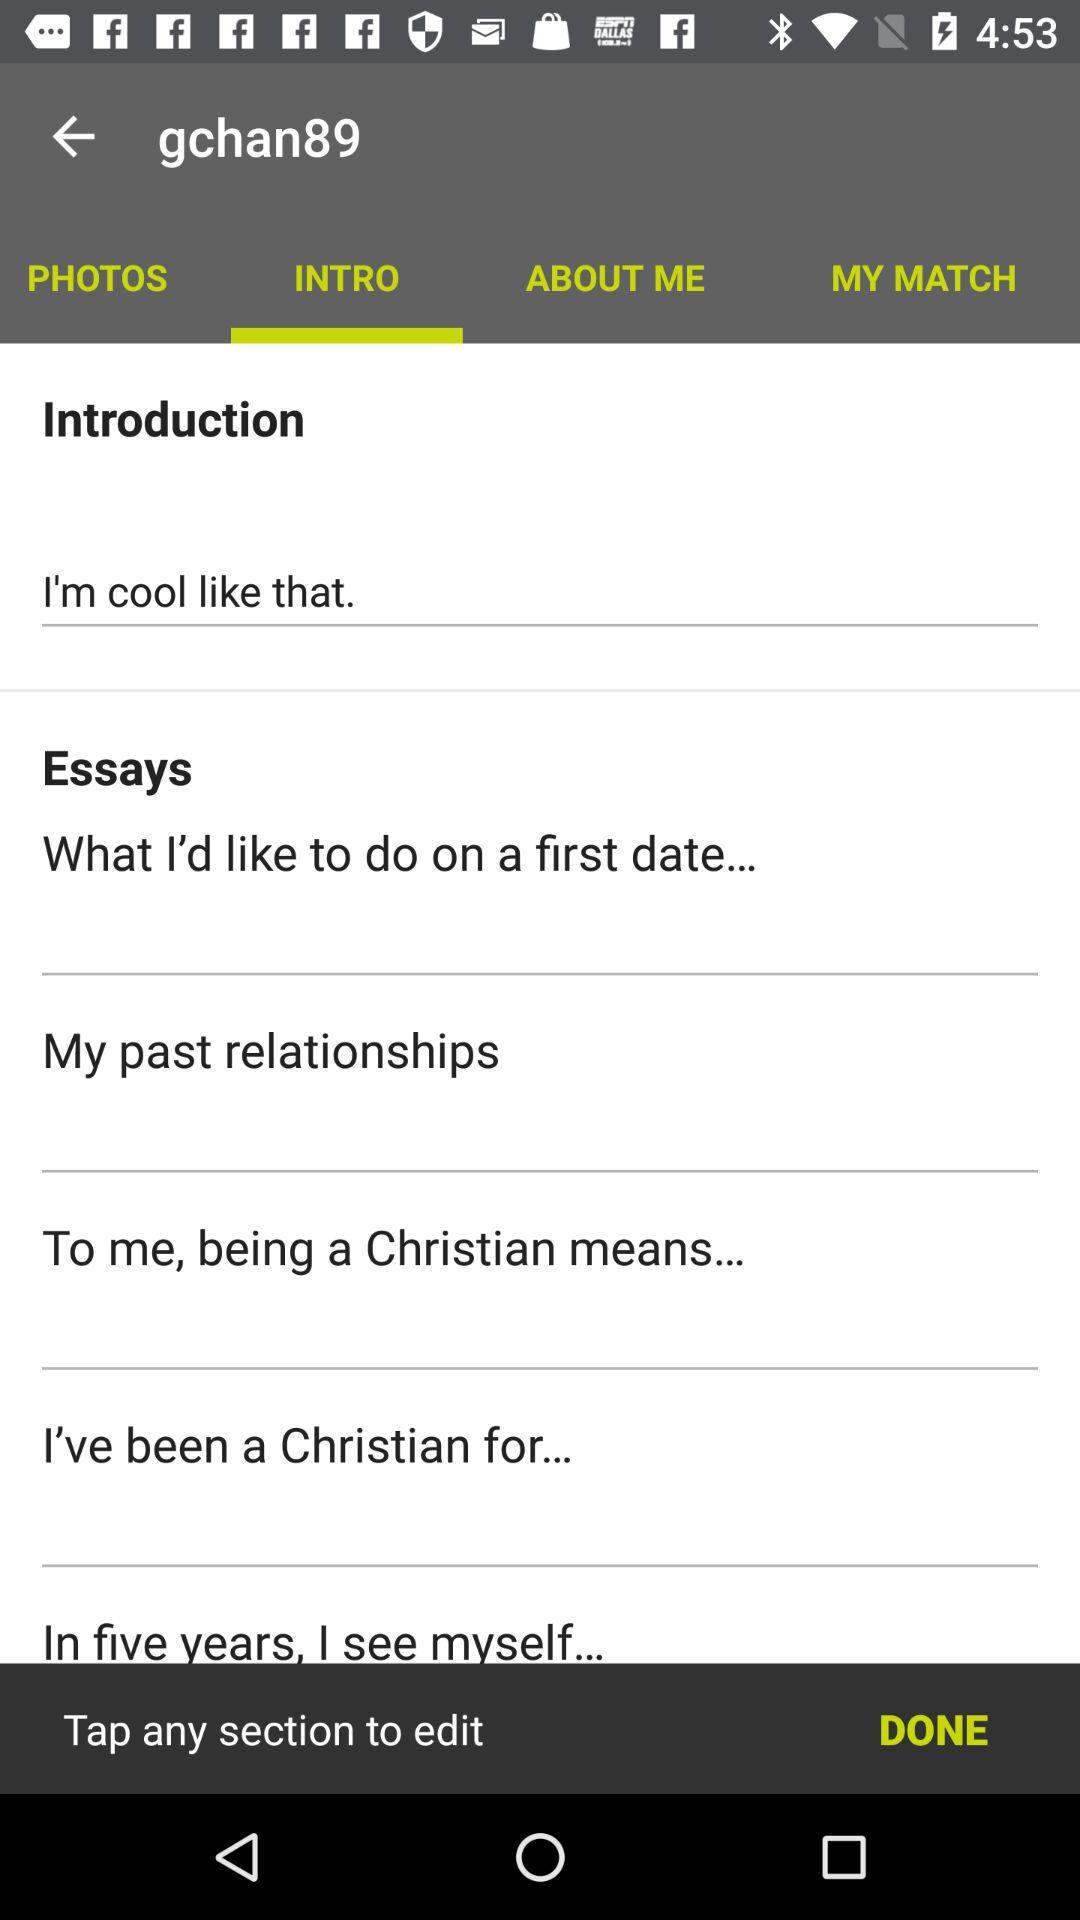 This screenshot has height=1920, width=1080. Describe the element at coordinates (540, 1334) in the screenshot. I see `text` at that location.